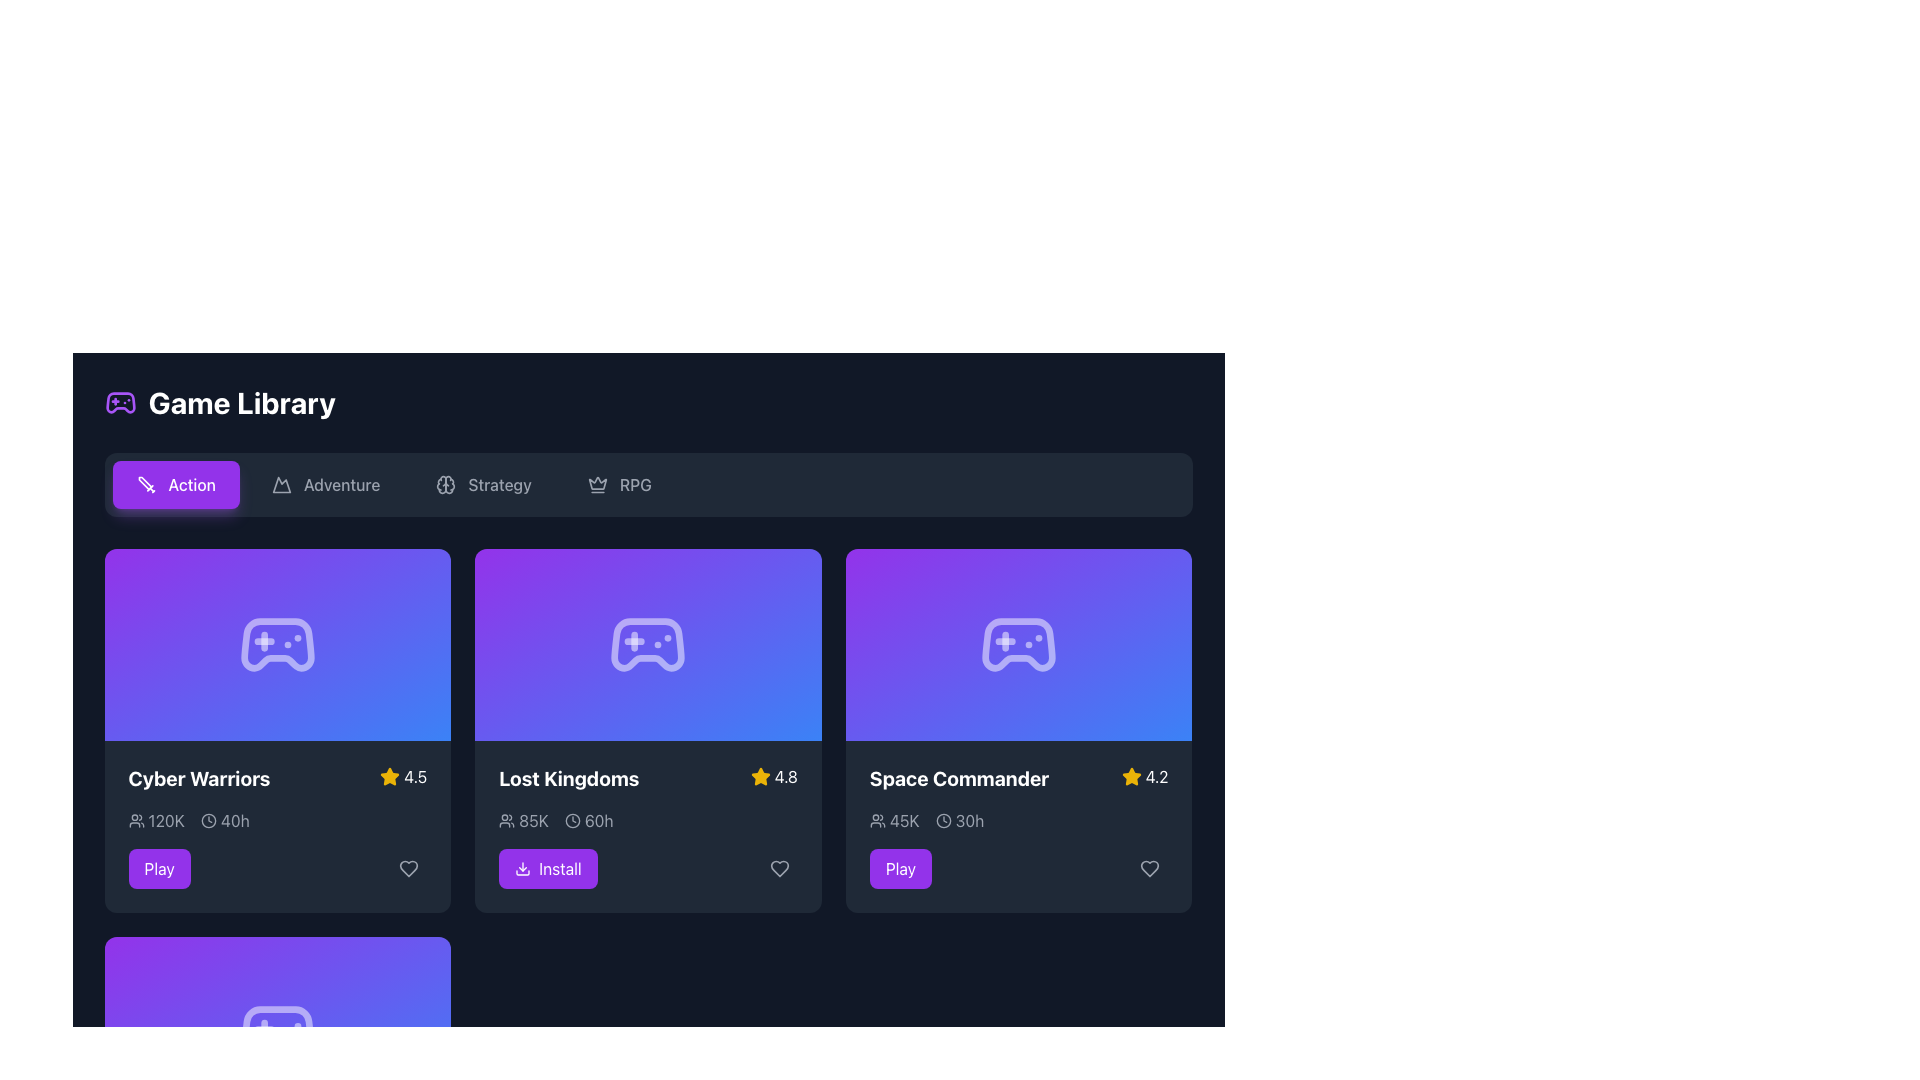 This screenshot has height=1080, width=1920. Describe the element at coordinates (220, 402) in the screenshot. I see `section title text with icon located at the upper-left section of the library interface for games` at that location.